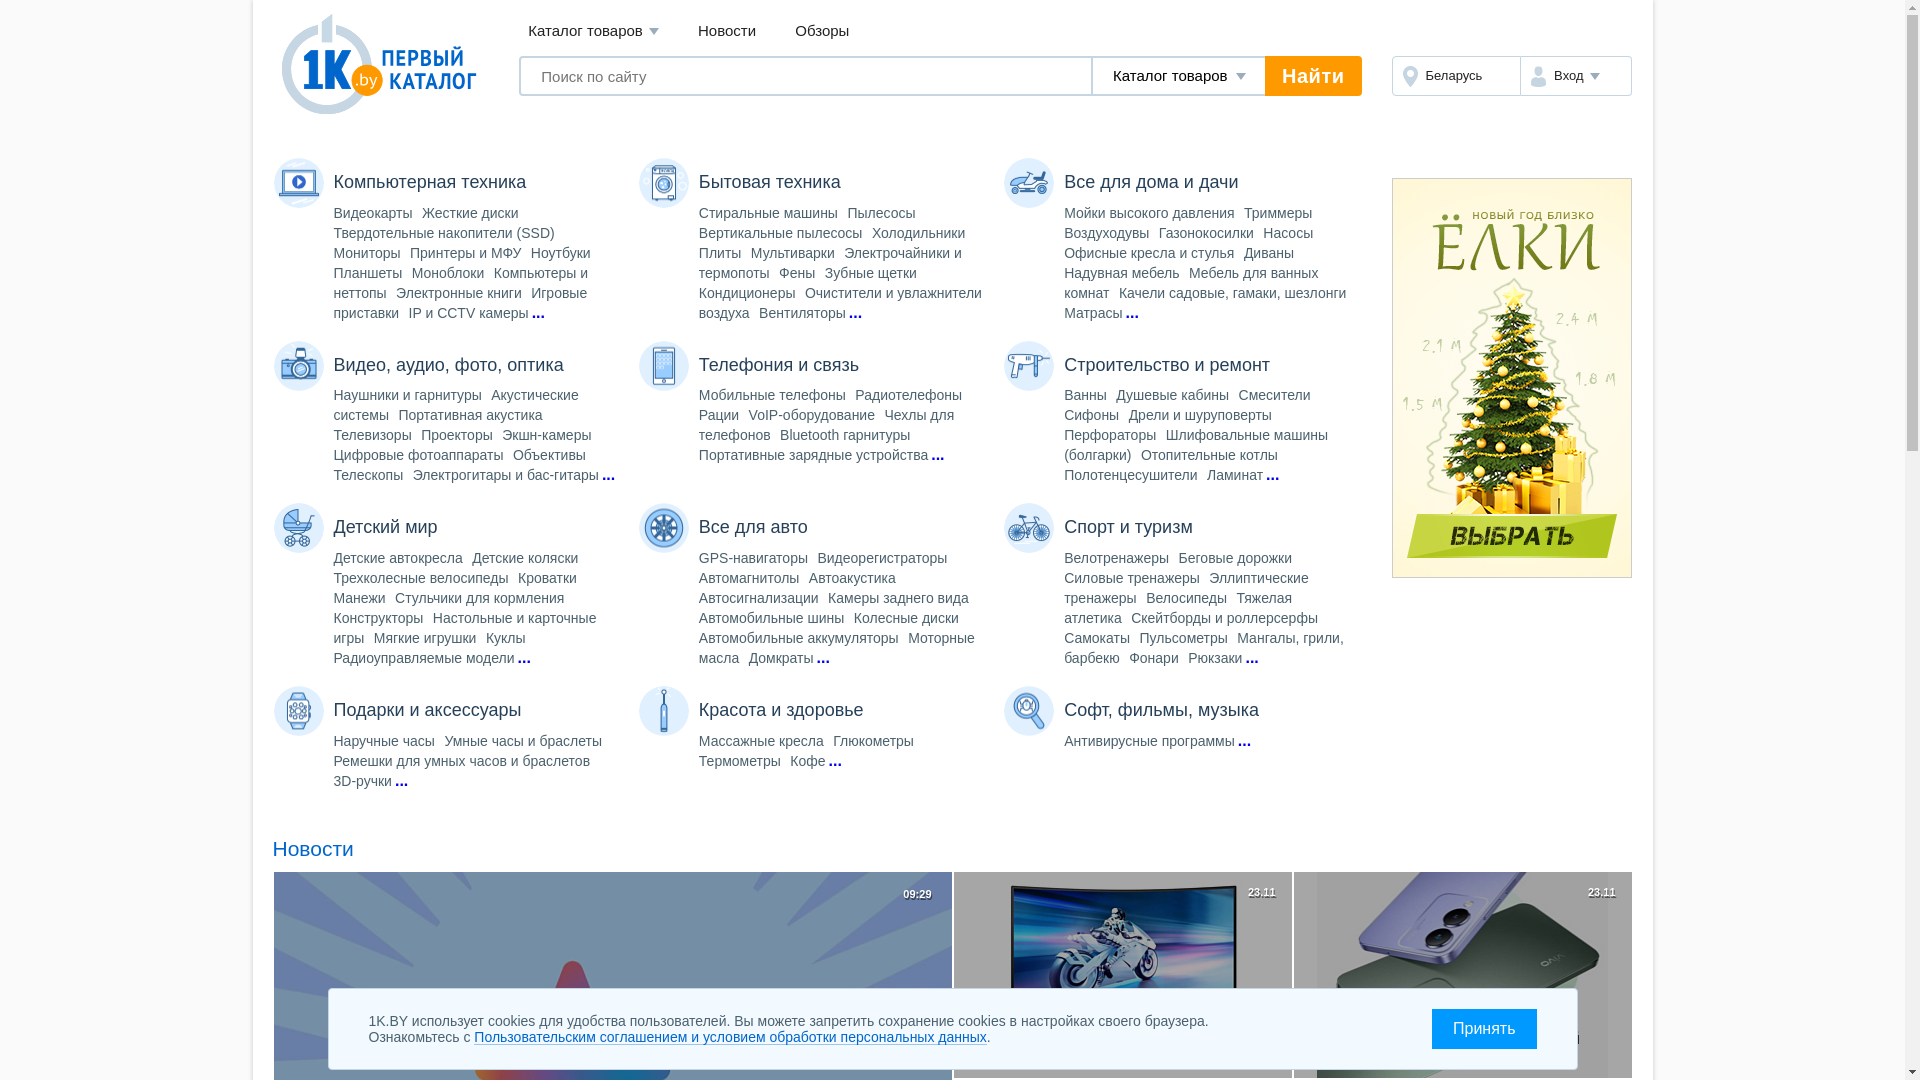 This screenshot has width=1920, height=1080. What do you see at coordinates (855, 312) in the screenshot?
I see `'...'` at bounding box center [855, 312].